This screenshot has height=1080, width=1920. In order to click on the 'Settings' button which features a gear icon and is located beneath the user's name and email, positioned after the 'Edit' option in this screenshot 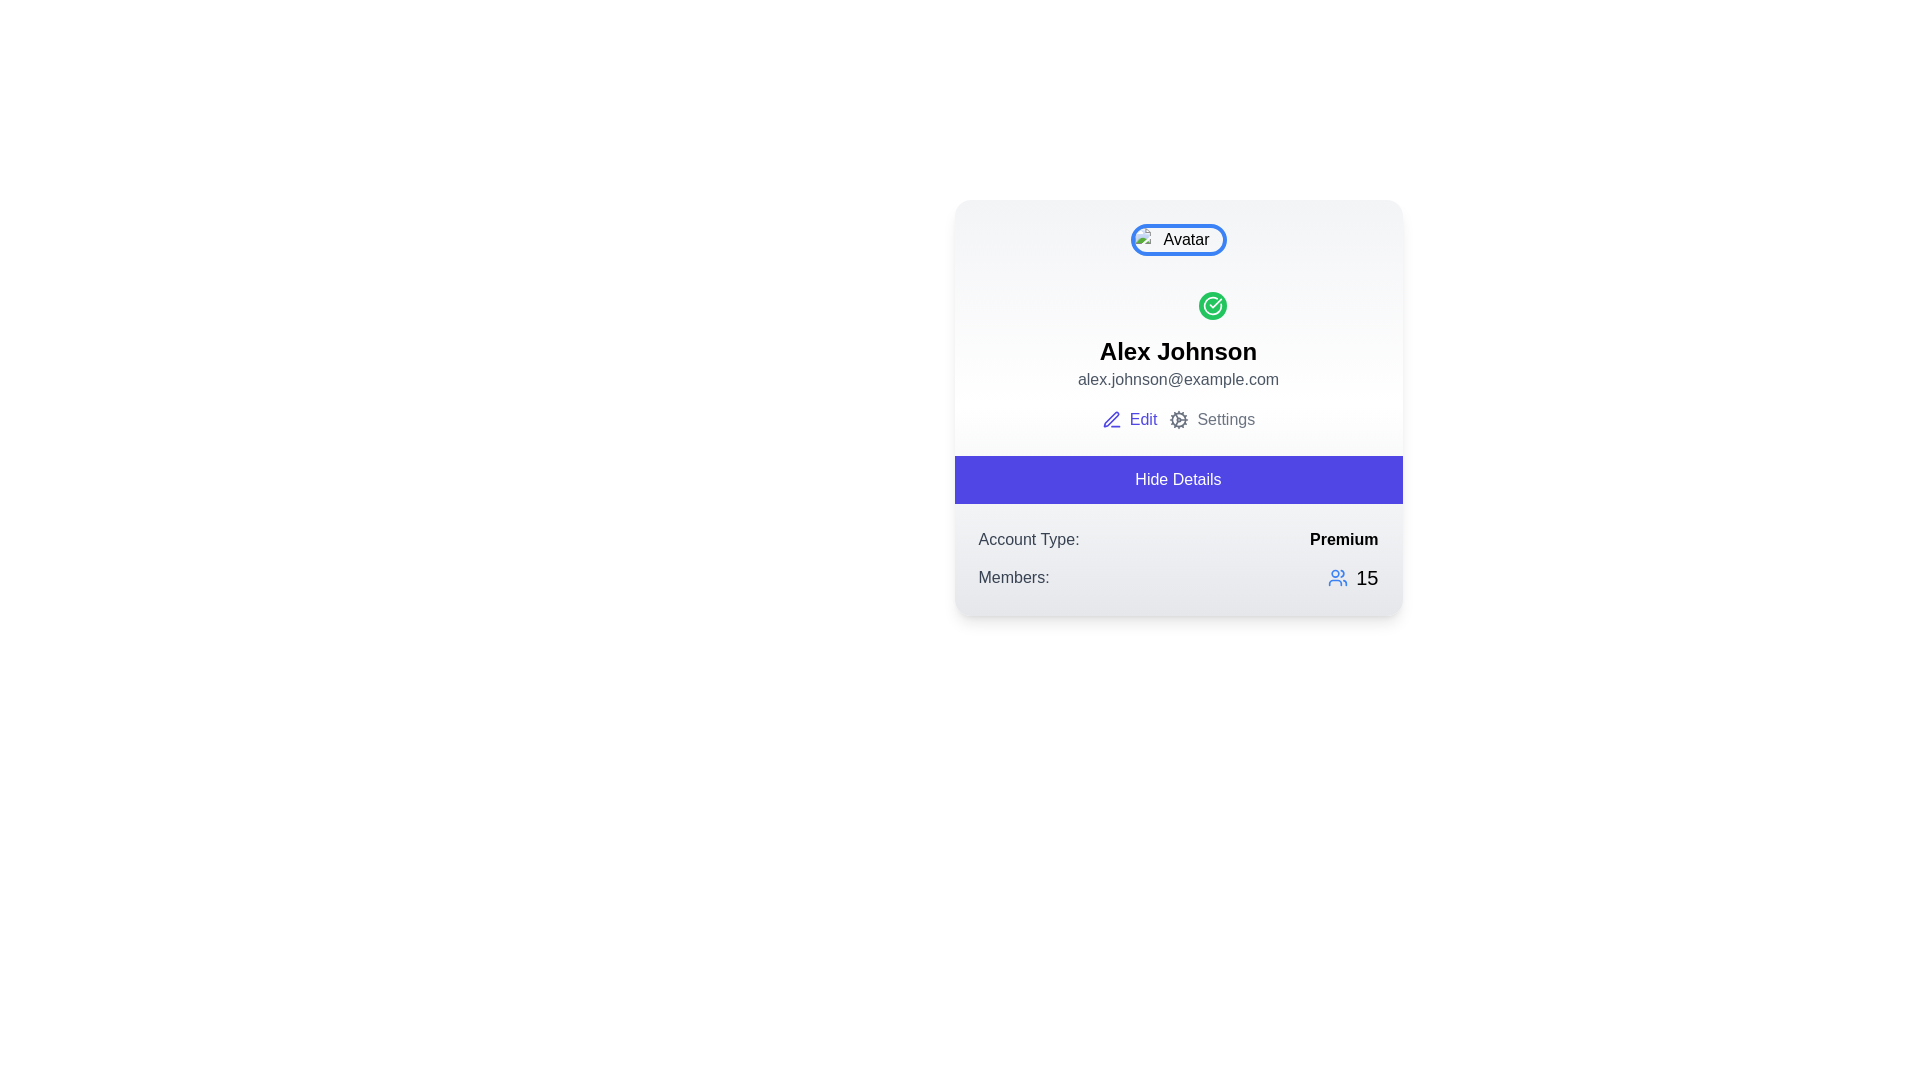, I will do `click(1211, 419)`.